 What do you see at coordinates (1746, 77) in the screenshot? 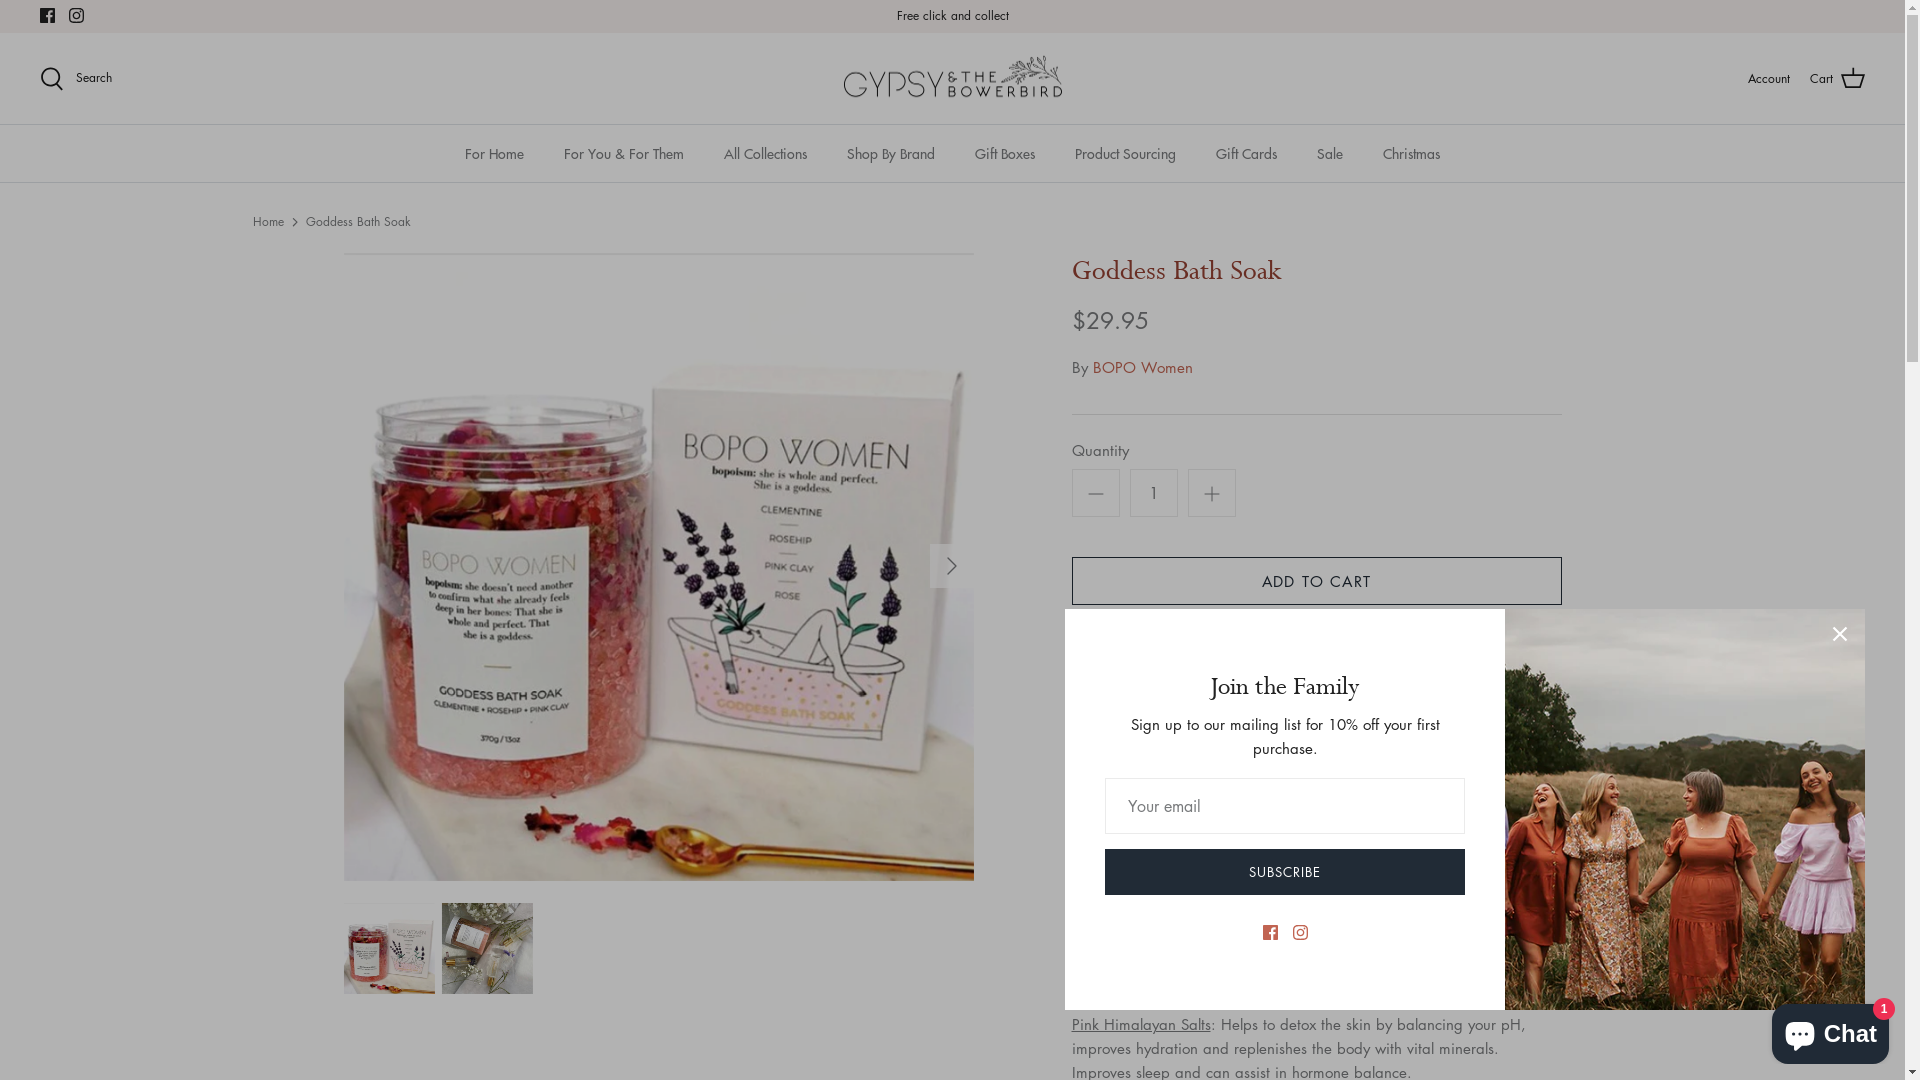
I see `'Account'` at bounding box center [1746, 77].